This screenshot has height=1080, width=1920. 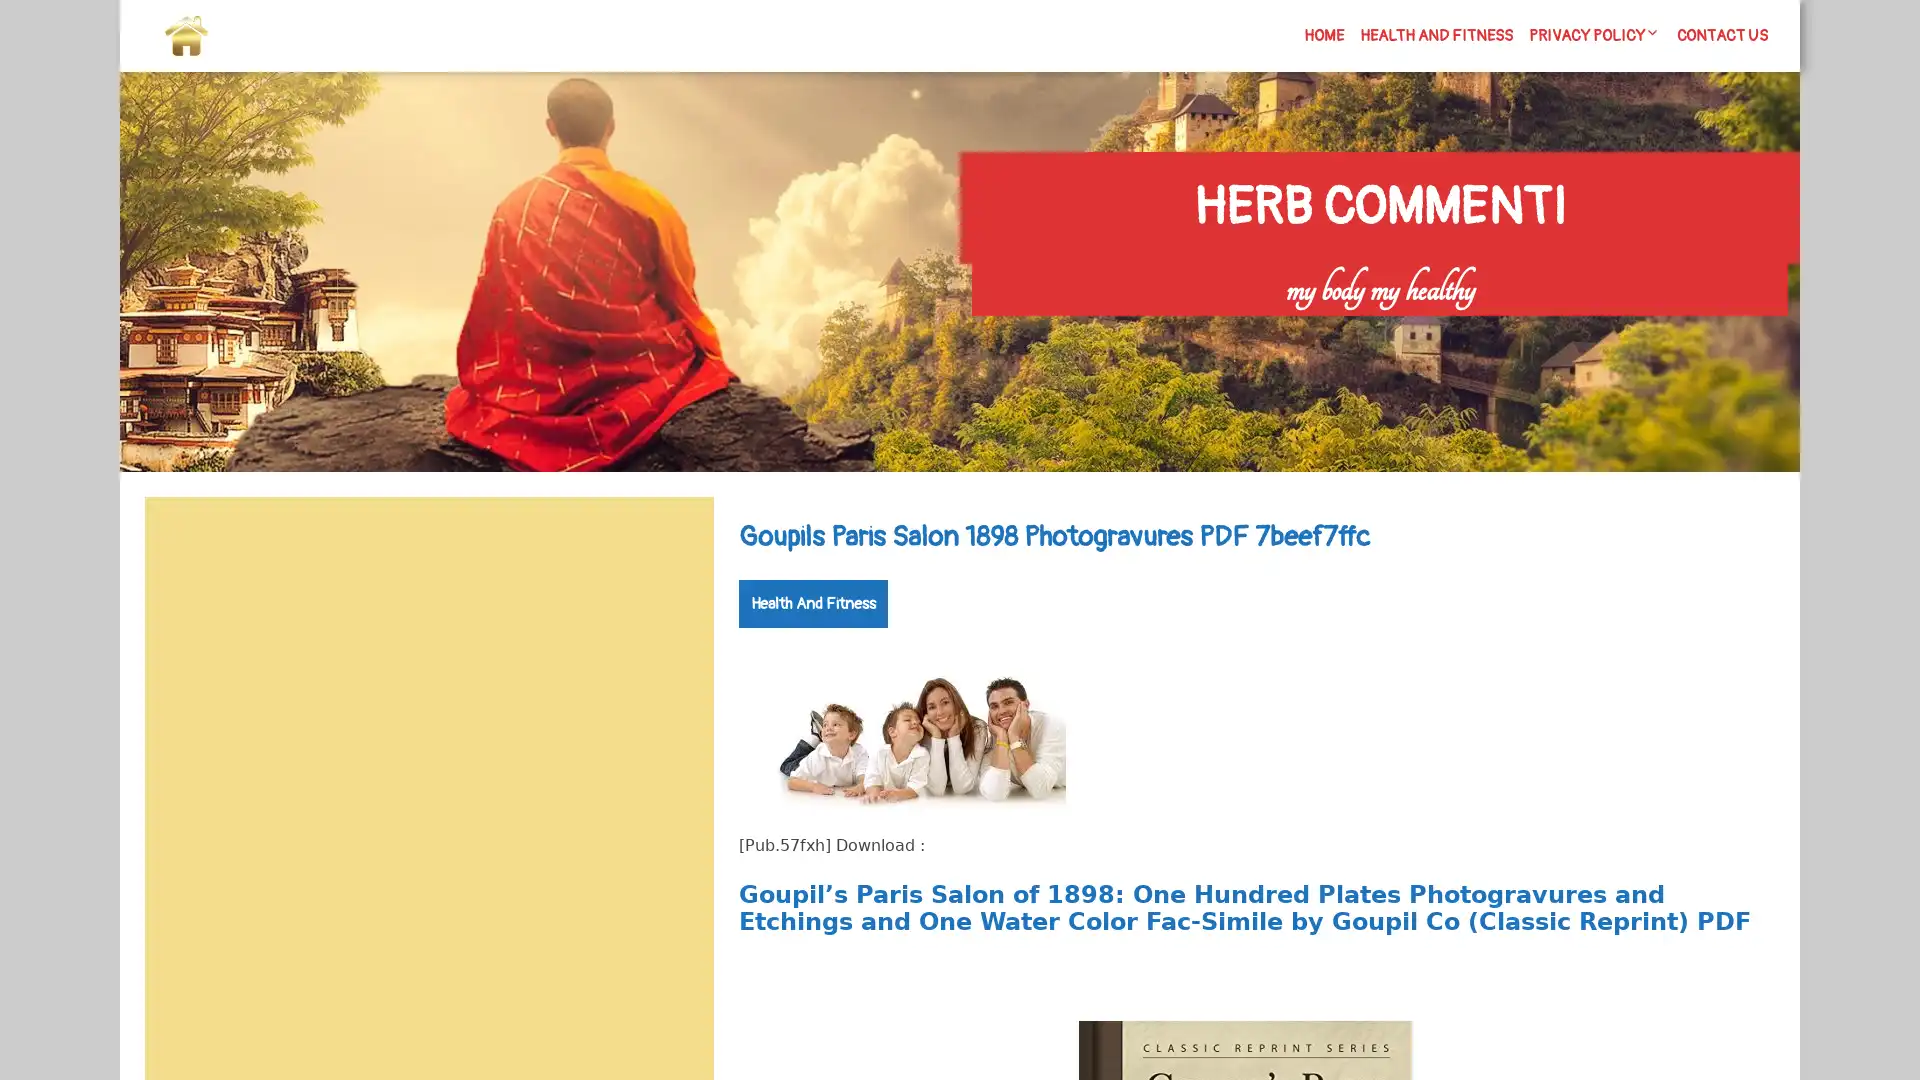 I want to click on Search, so click(x=1557, y=327).